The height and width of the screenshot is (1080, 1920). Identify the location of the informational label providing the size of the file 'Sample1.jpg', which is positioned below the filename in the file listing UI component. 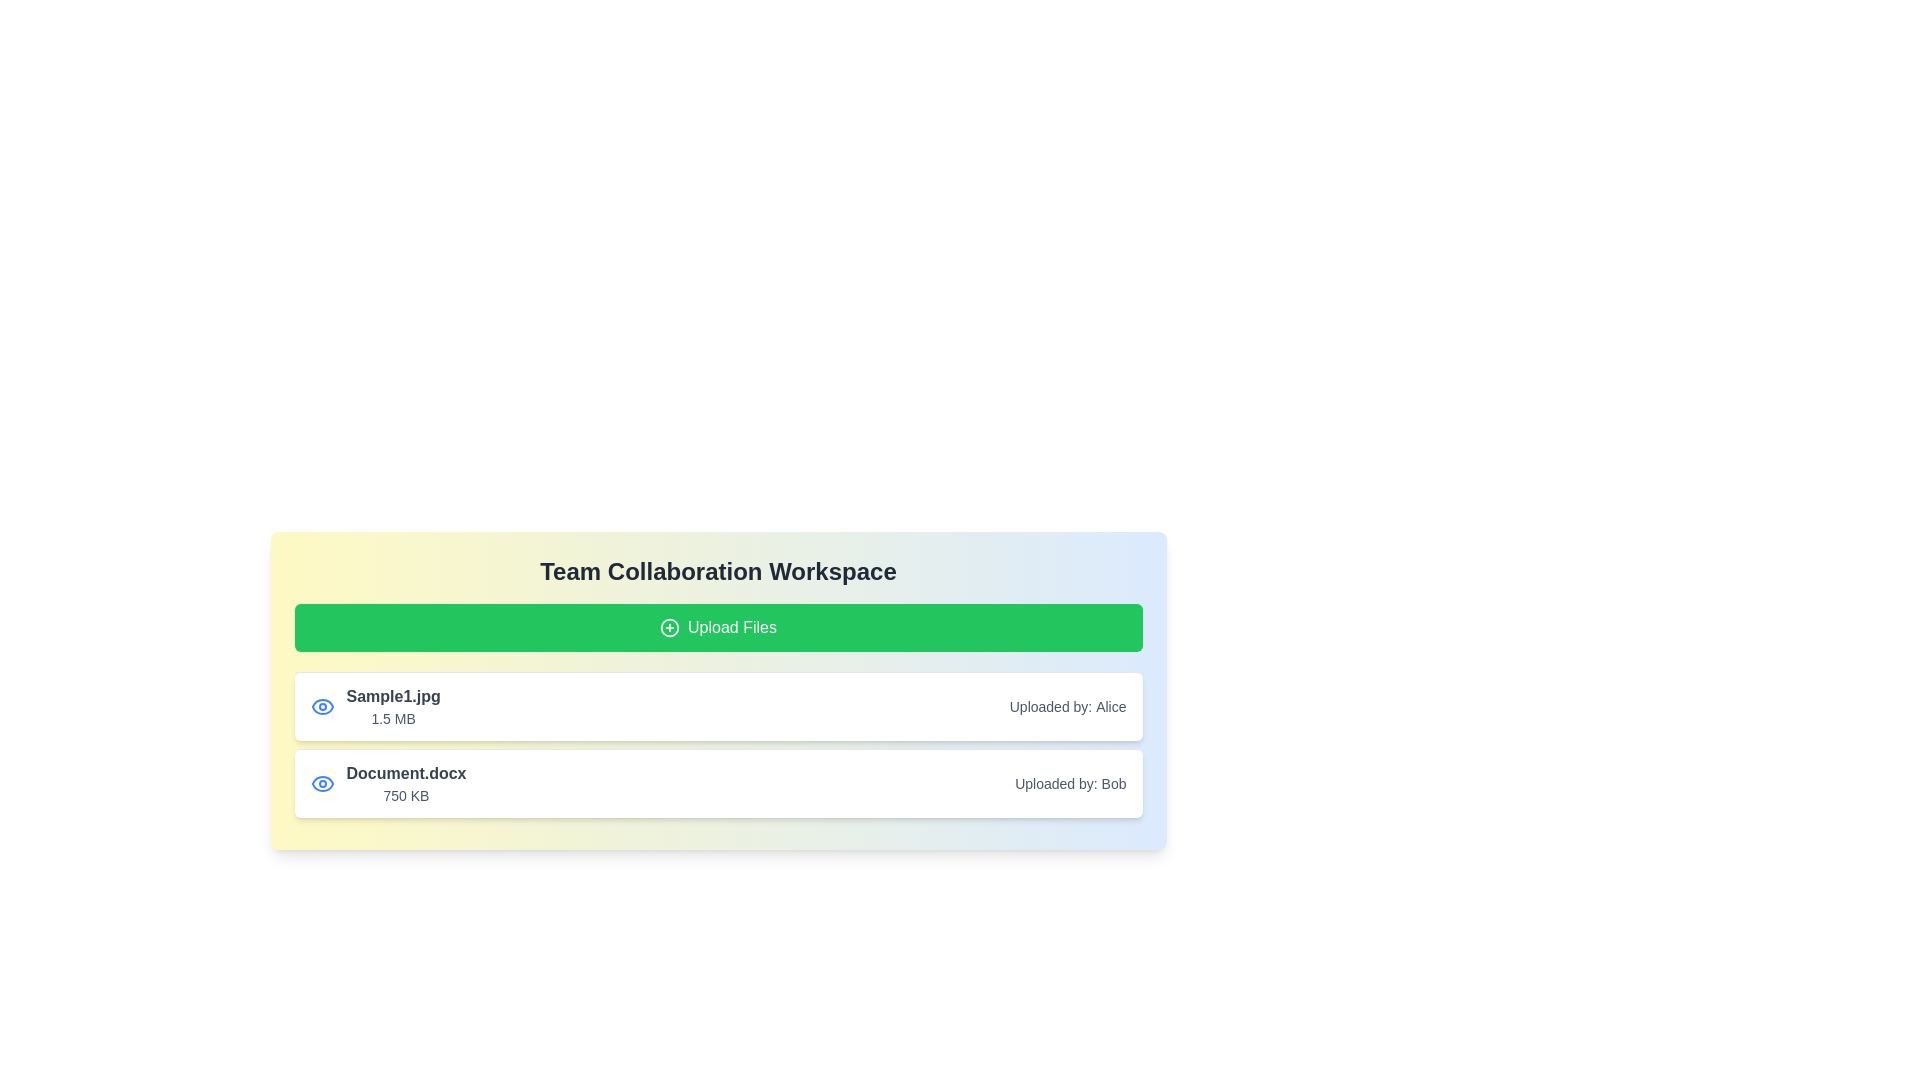
(393, 717).